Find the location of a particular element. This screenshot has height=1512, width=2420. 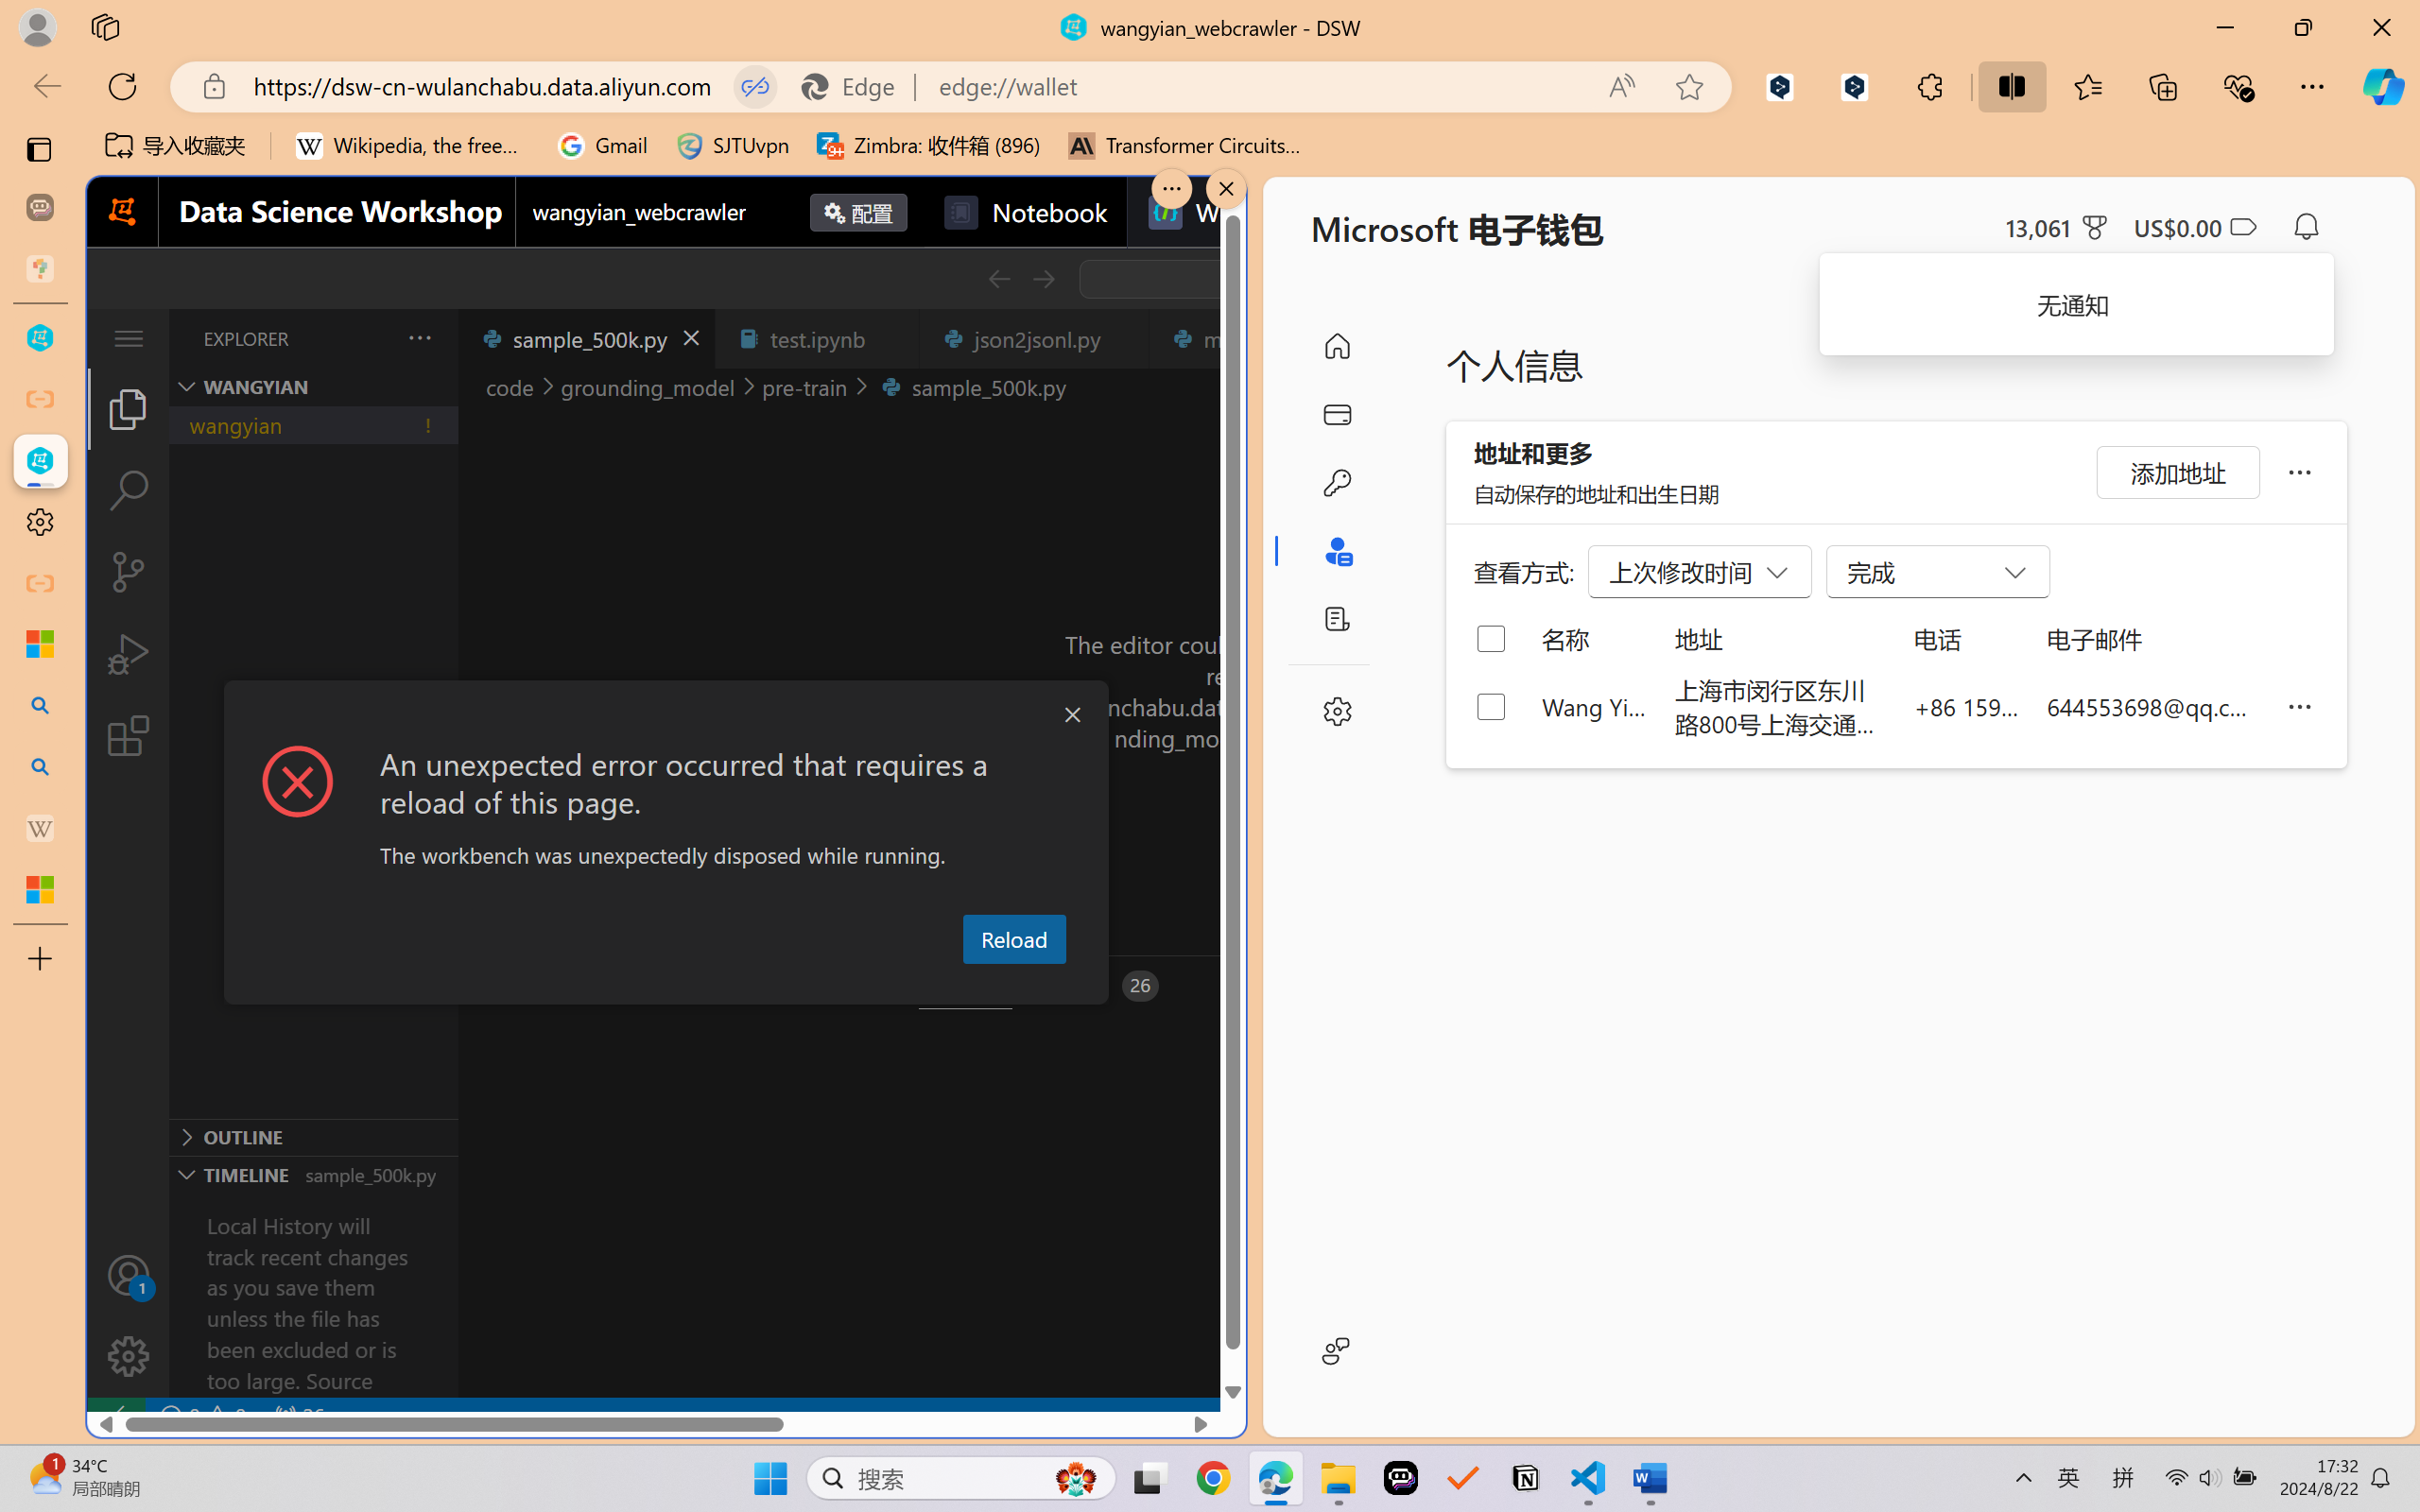

'Tab actions' is located at coordinates (1121, 337).